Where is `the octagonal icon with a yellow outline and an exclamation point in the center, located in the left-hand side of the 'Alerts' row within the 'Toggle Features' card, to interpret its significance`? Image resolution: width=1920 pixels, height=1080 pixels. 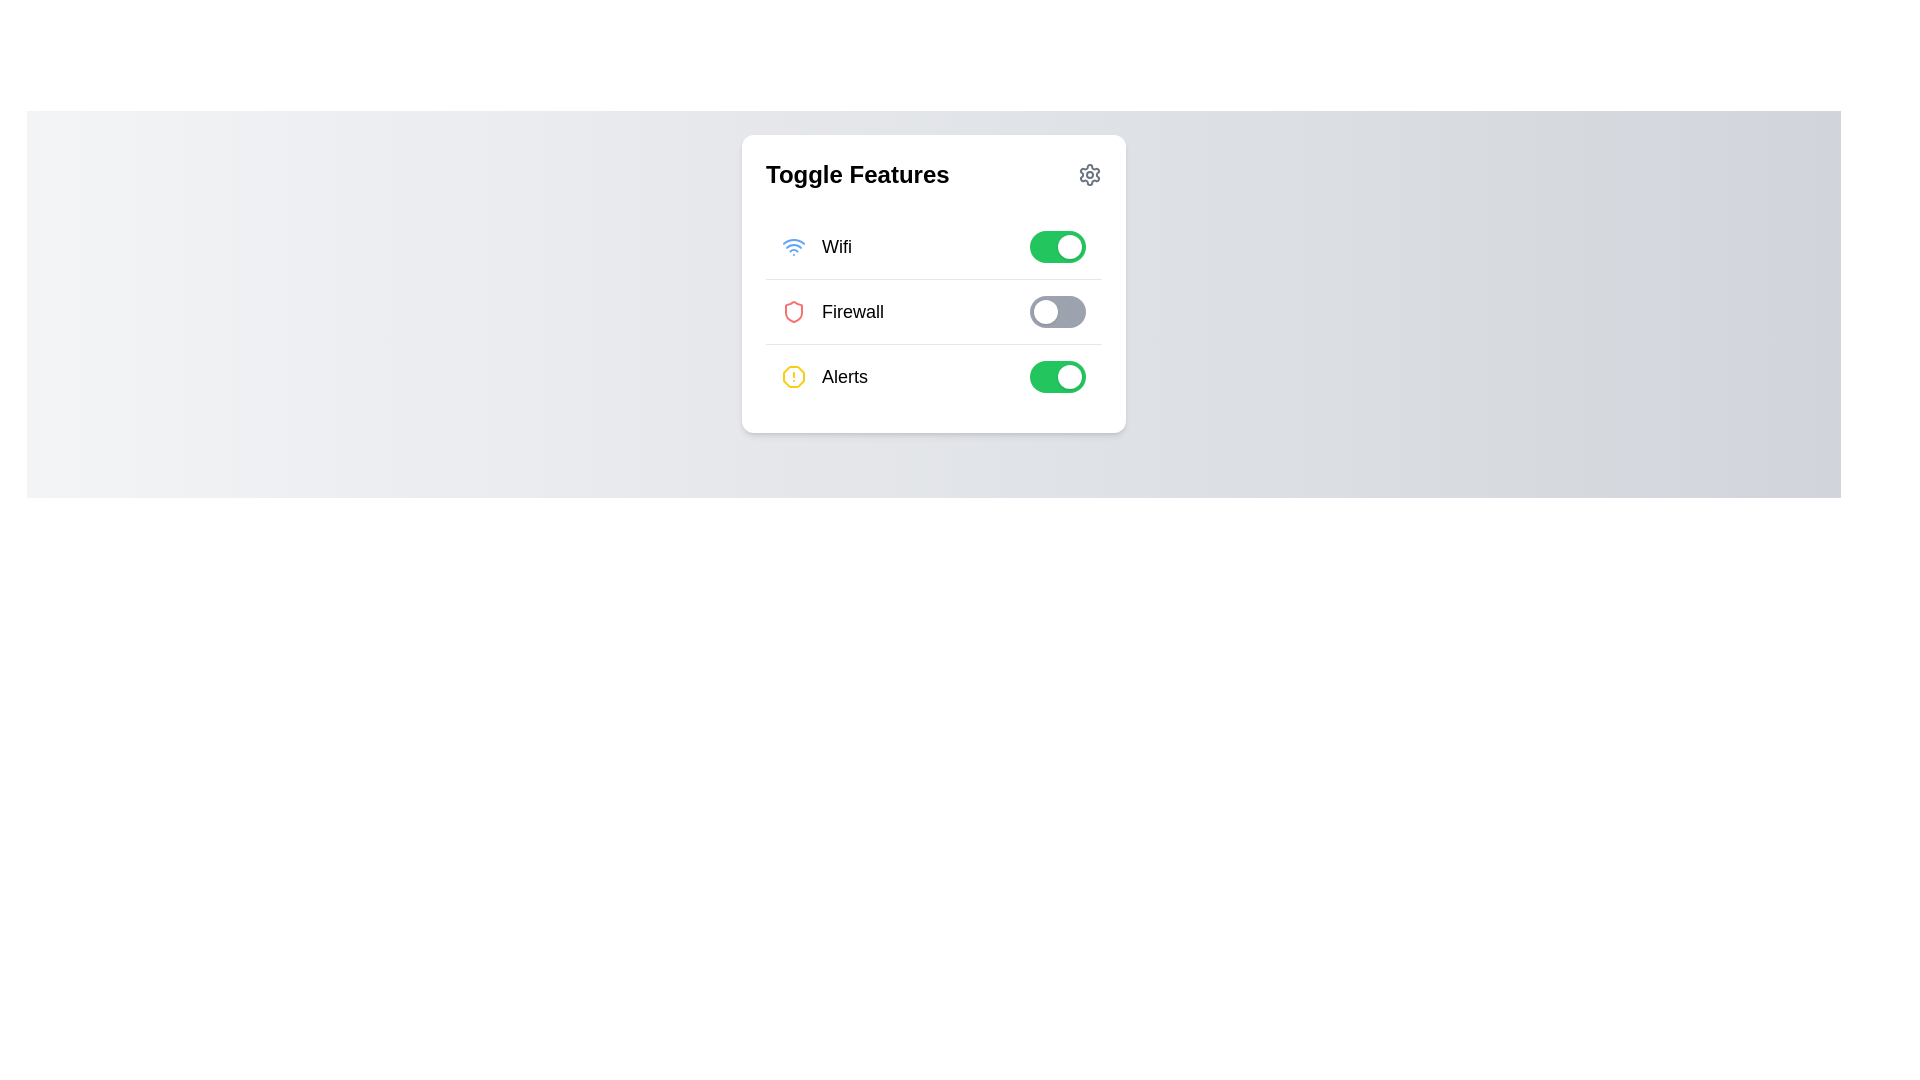 the octagonal icon with a yellow outline and an exclamation point in the center, located in the left-hand side of the 'Alerts' row within the 'Toggle Features' card, to interpret its significance is located at coordinates (792, 377).